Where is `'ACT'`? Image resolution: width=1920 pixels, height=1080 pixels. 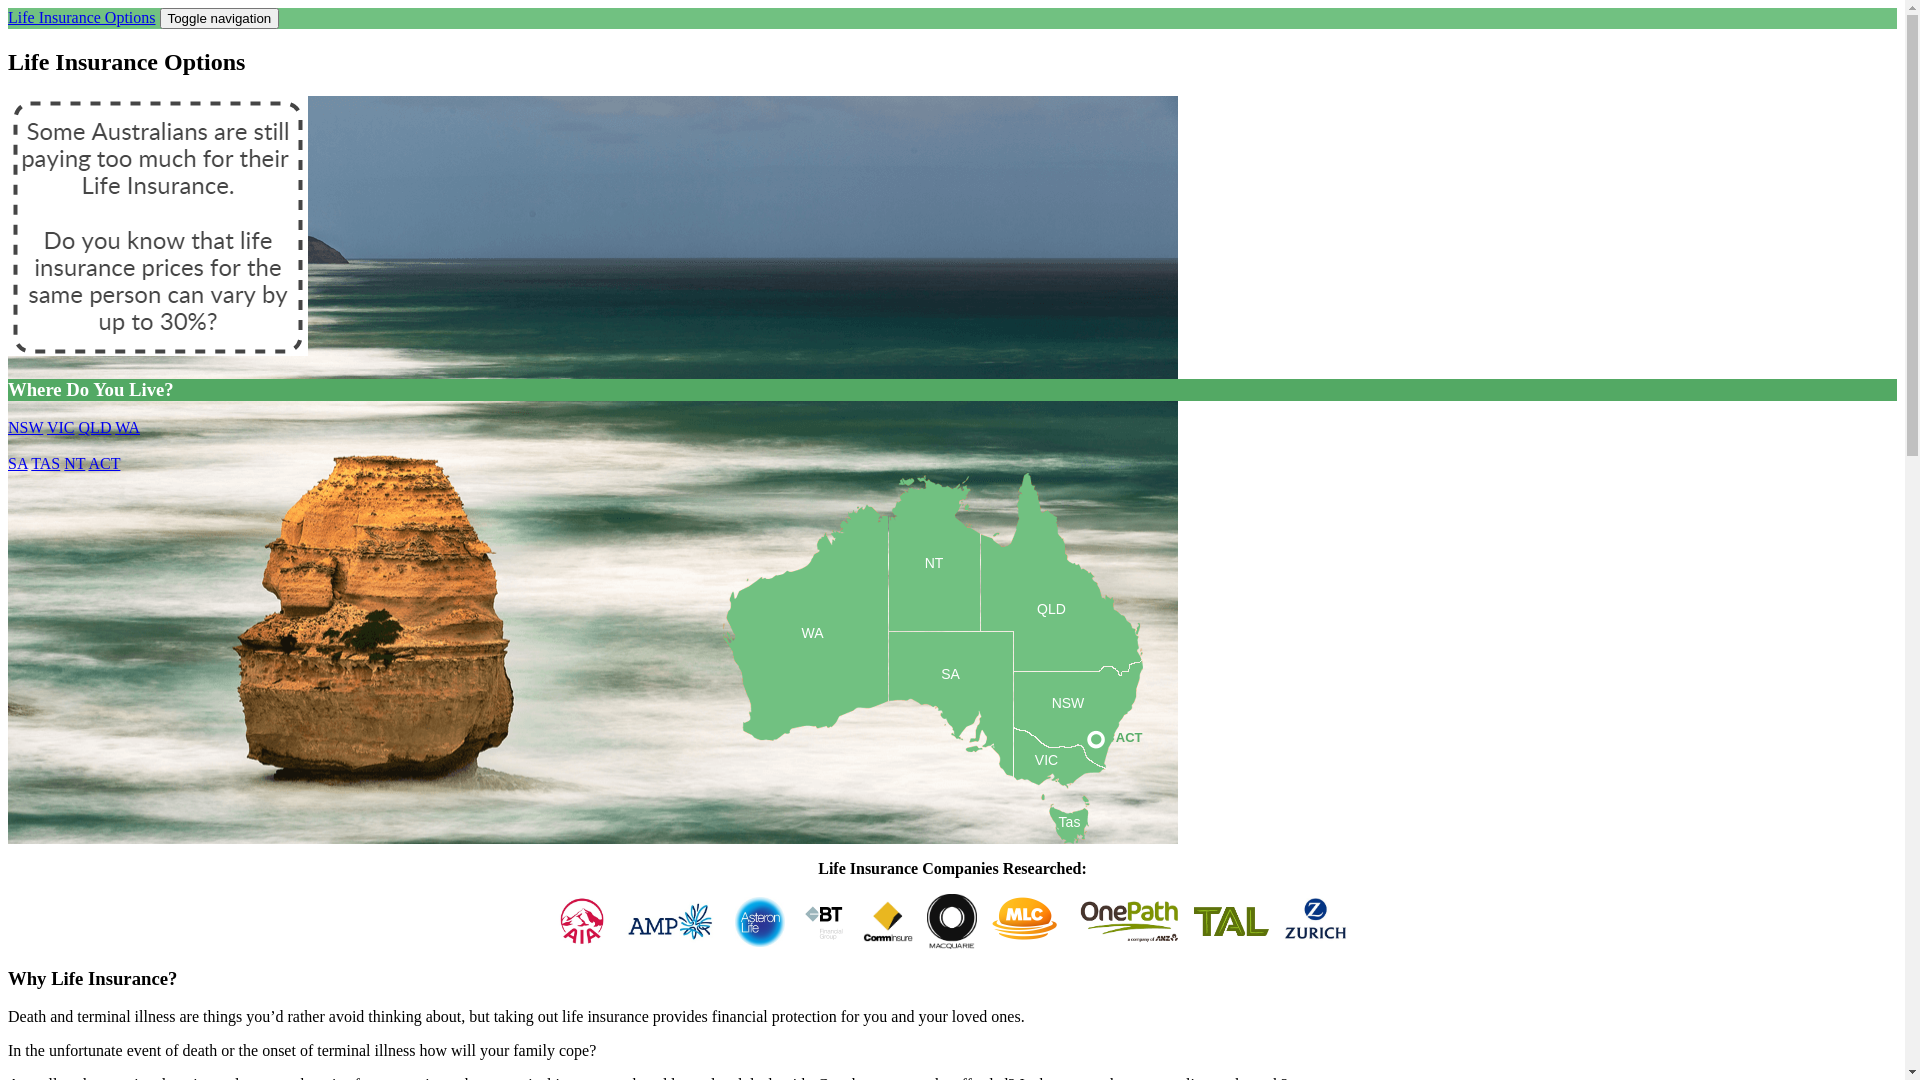
'ACT' is located at coordinates (103, 463).